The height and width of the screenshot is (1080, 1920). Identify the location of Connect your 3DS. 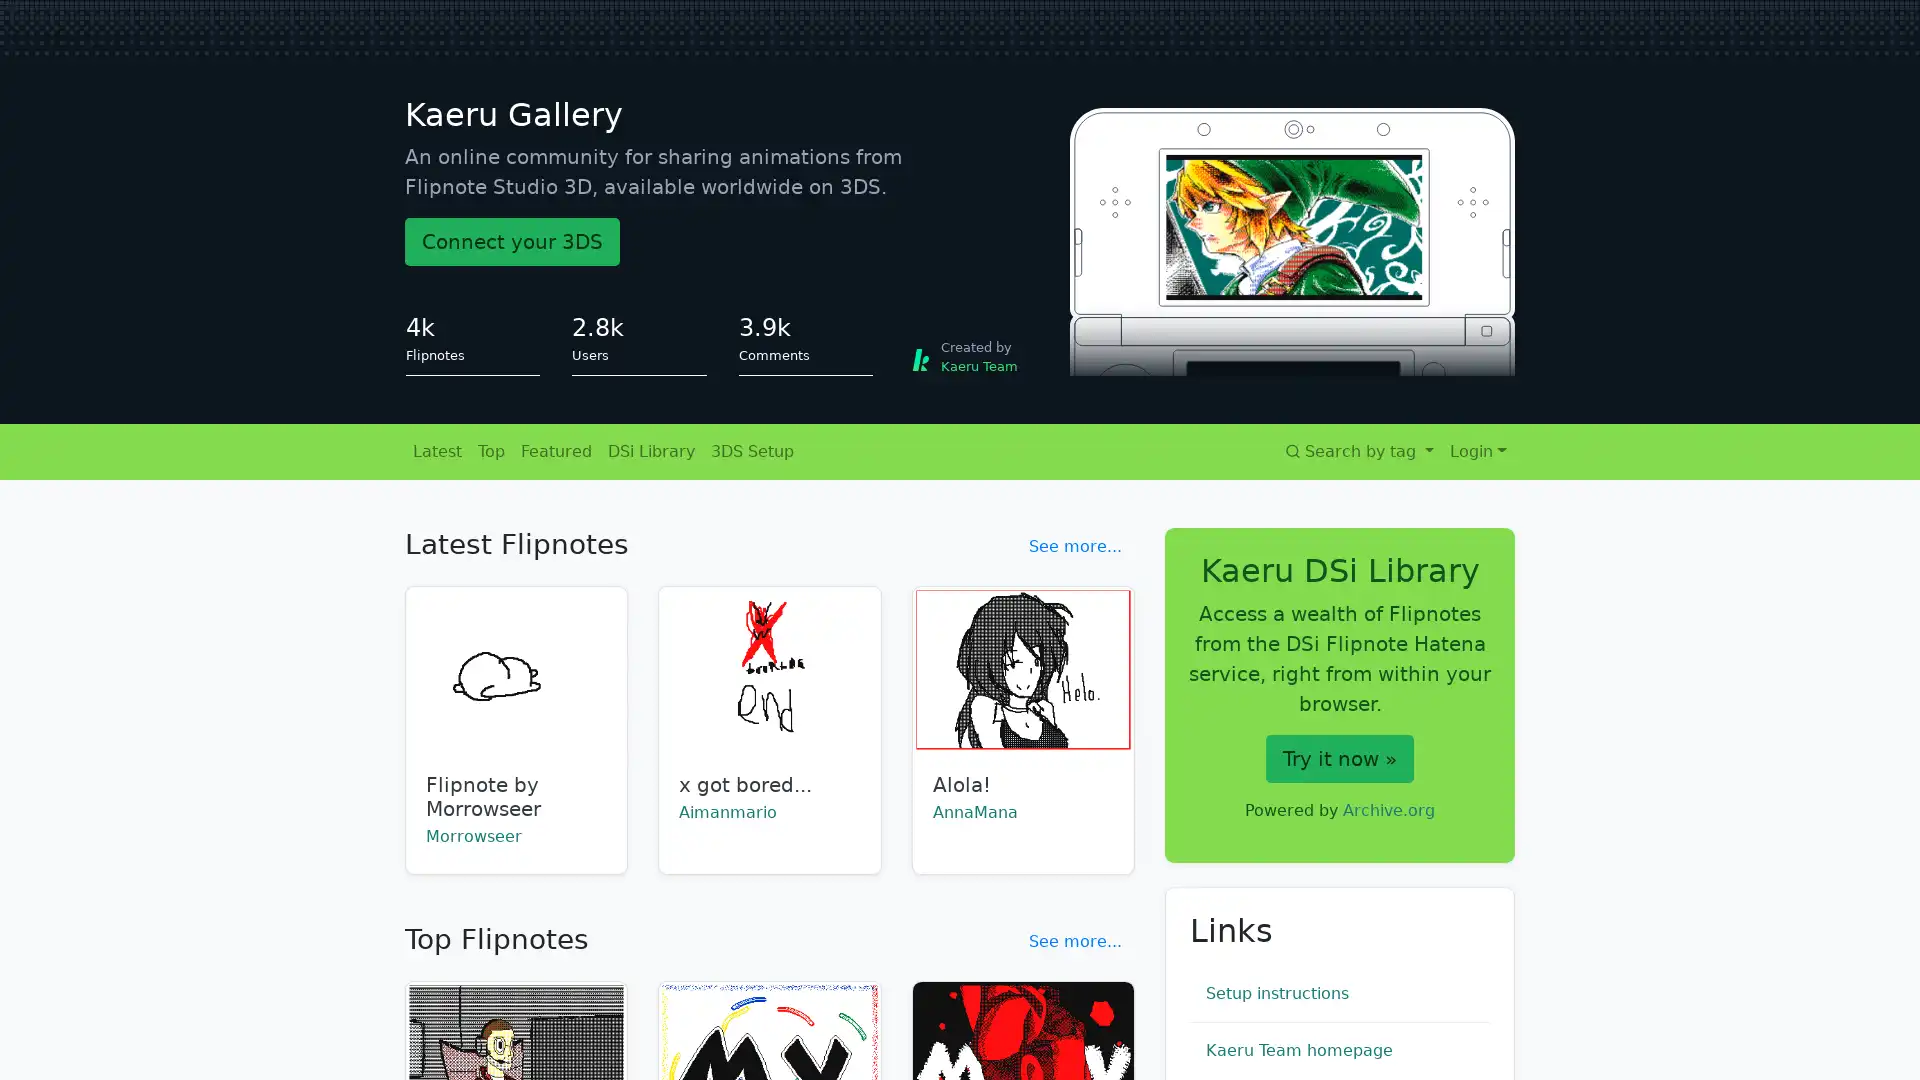
(512, 241).